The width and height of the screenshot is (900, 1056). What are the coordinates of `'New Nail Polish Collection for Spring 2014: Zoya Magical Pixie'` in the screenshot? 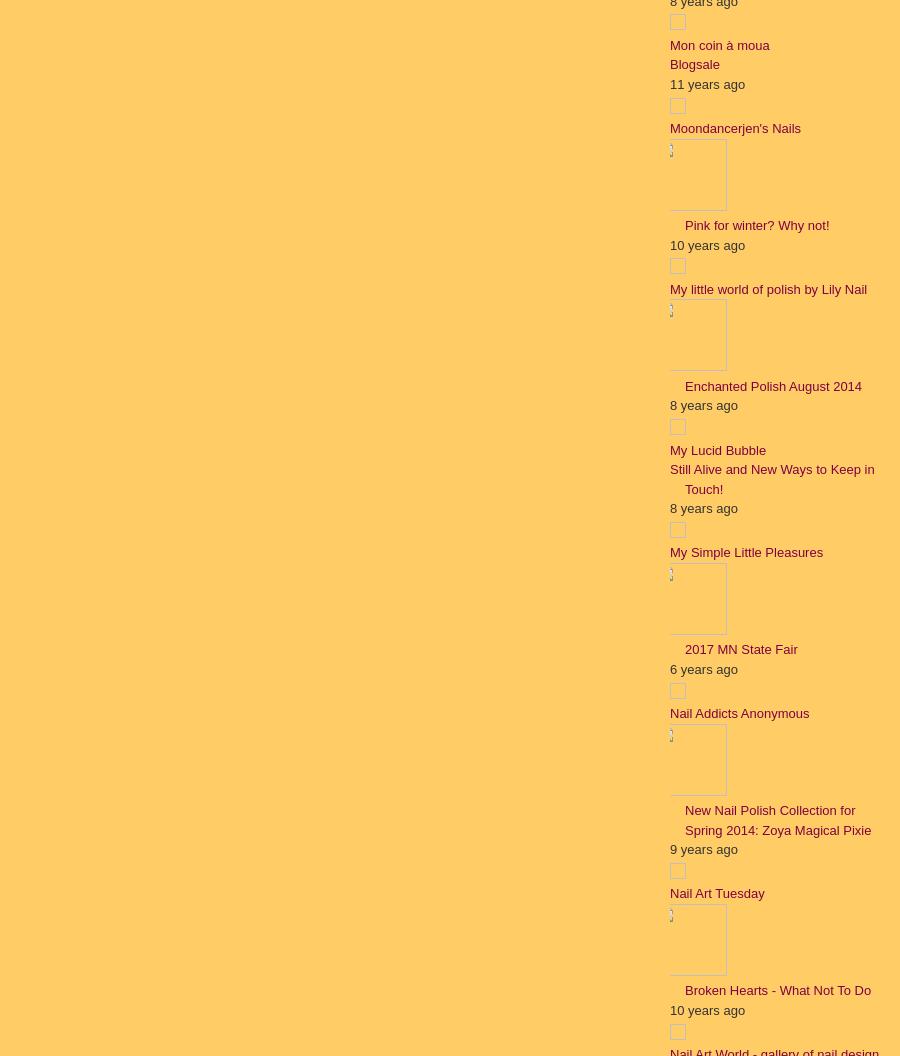 It's located at (776, 819).